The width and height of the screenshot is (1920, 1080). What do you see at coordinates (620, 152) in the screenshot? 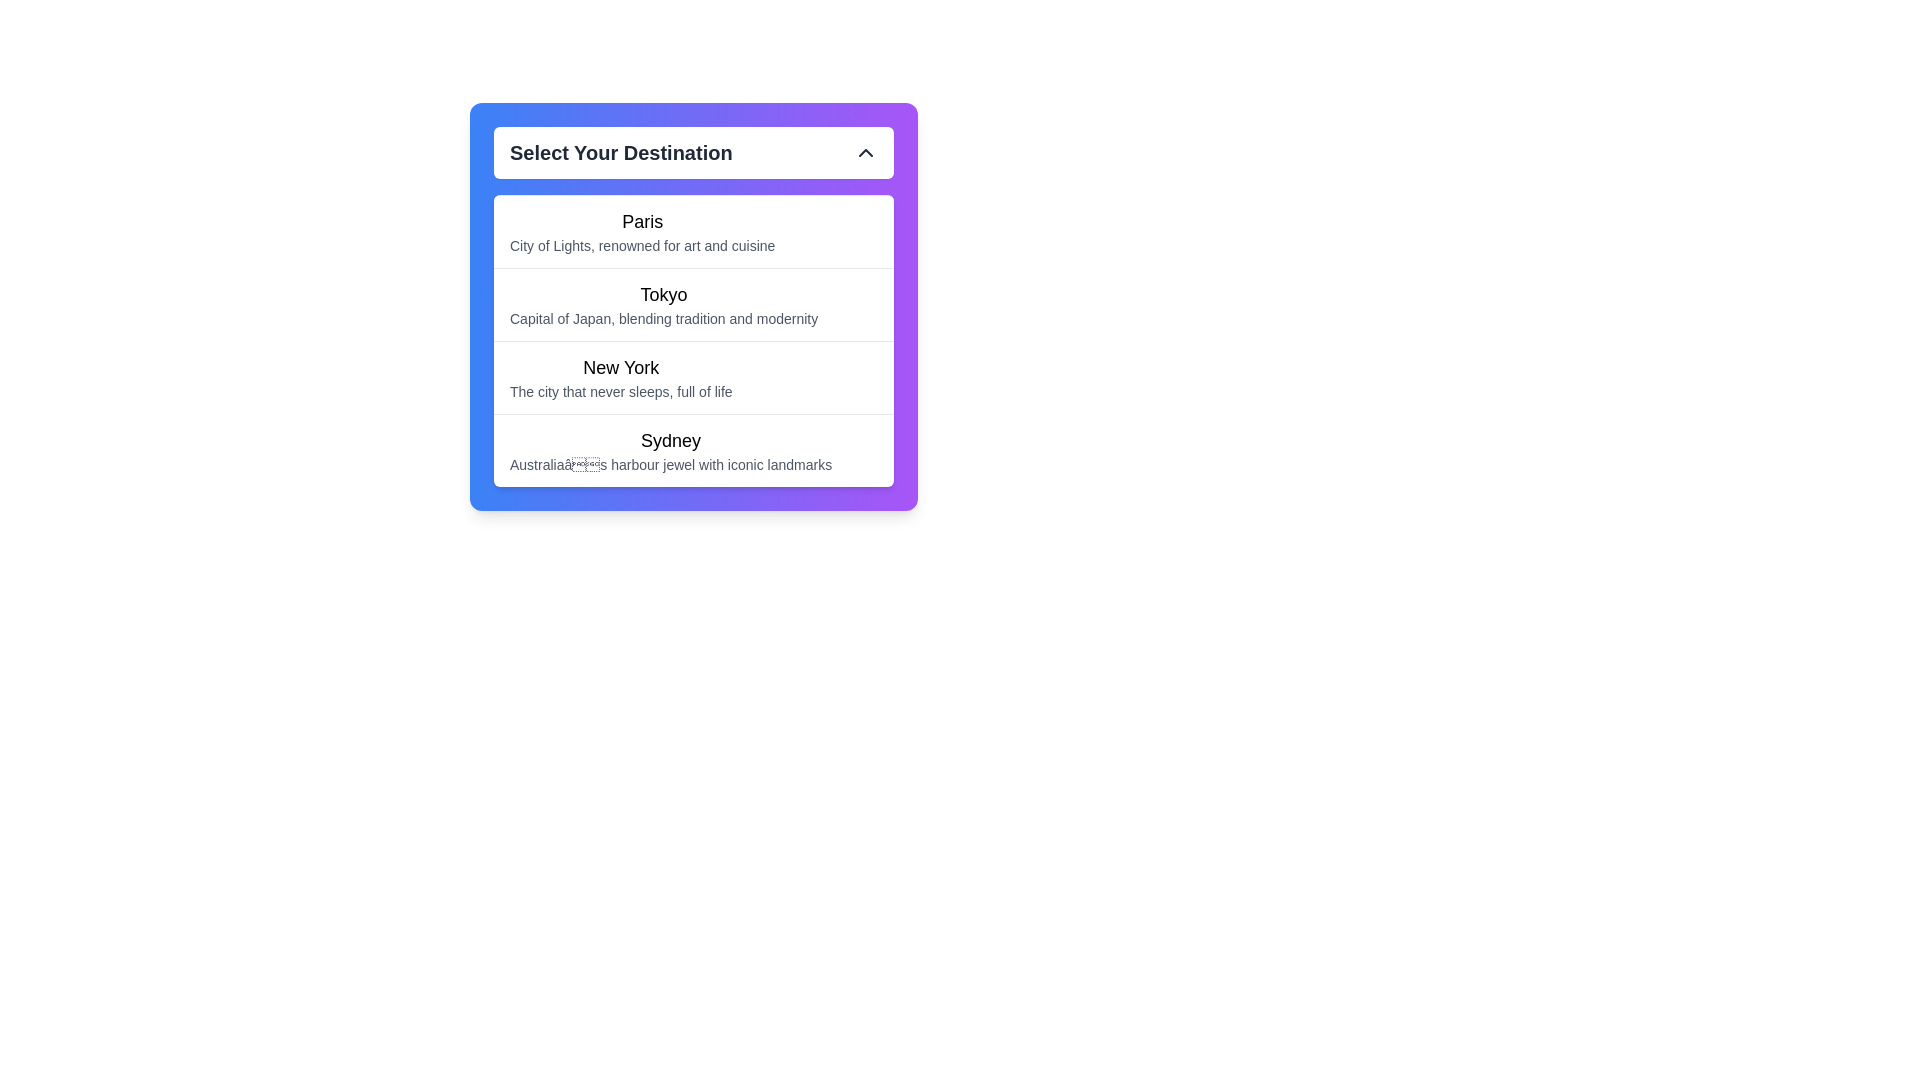
I see `the 'Select Your Destination' text label which is styled in bold black font and positioned at the top of the dropdown menu` at bounding box center [620, 152].